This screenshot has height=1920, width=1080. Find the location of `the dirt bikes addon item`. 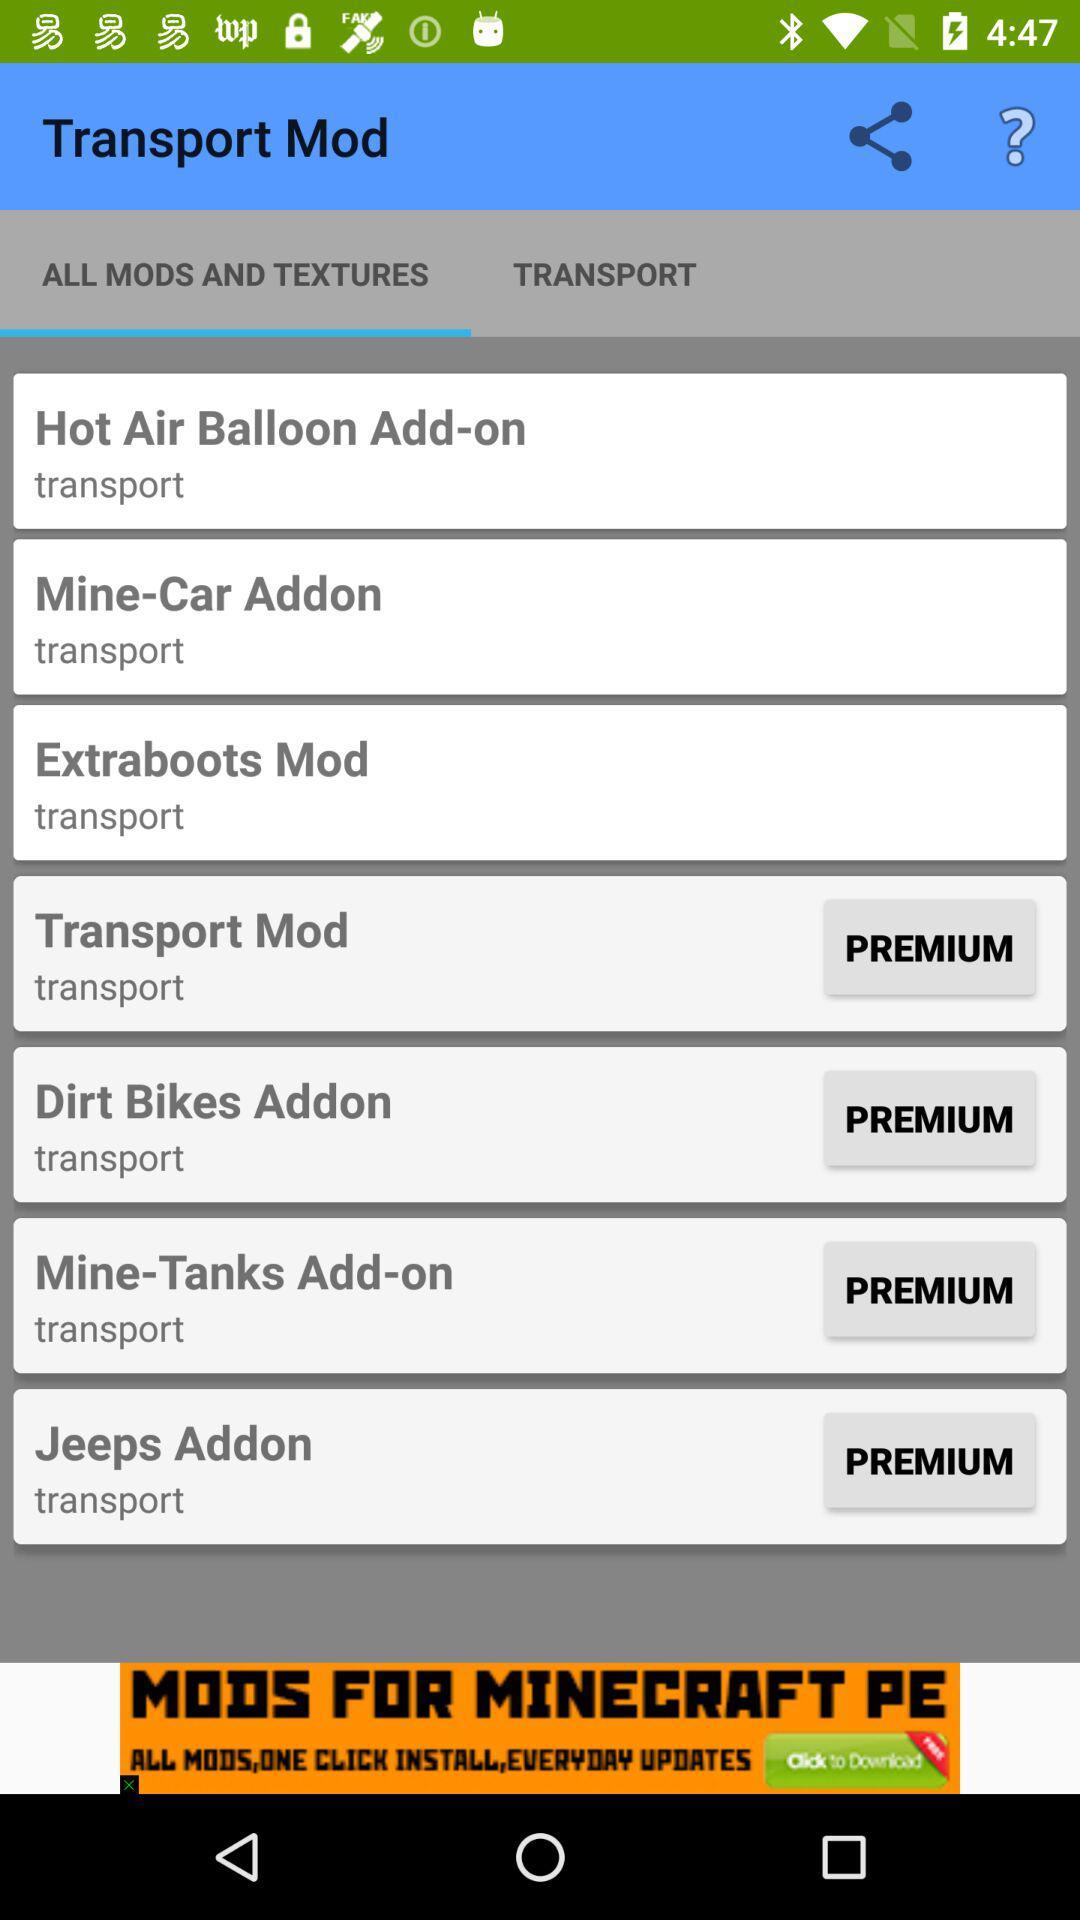

the dirt bikes addon item is located at coordinates (423, 1098).